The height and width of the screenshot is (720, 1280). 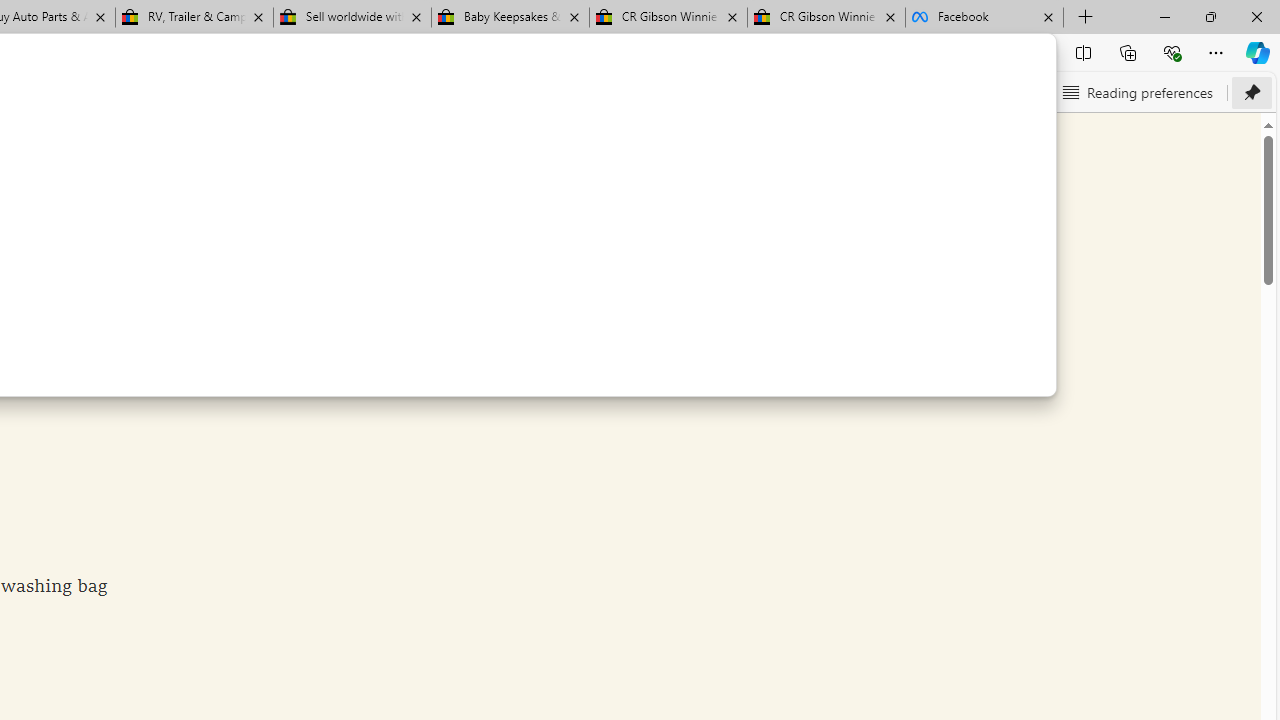 I want to click on 'Facebook', so click(x=984, y=17).